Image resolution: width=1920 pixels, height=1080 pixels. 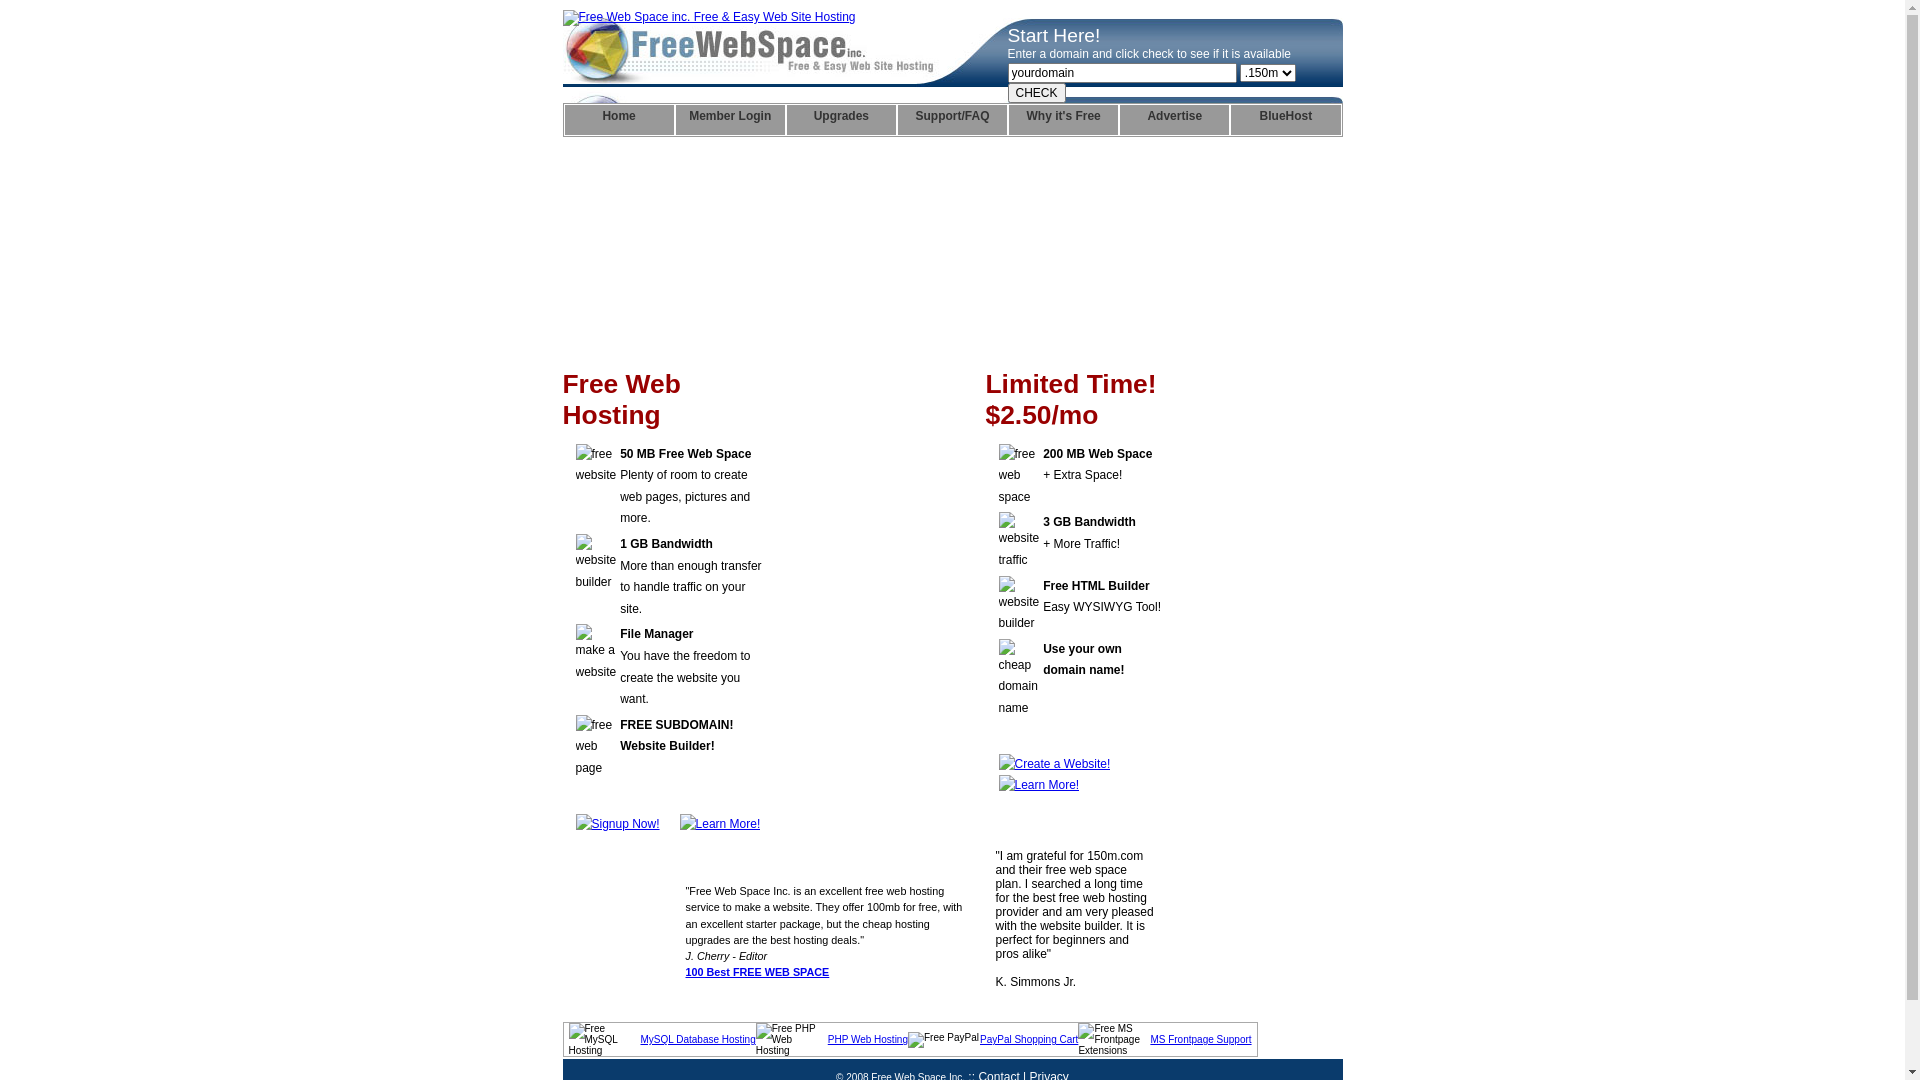 What do you see at coordinates (951, 119) in the screenshot?
I see `'Support/FAQ'` at bounding box center [951, 119].